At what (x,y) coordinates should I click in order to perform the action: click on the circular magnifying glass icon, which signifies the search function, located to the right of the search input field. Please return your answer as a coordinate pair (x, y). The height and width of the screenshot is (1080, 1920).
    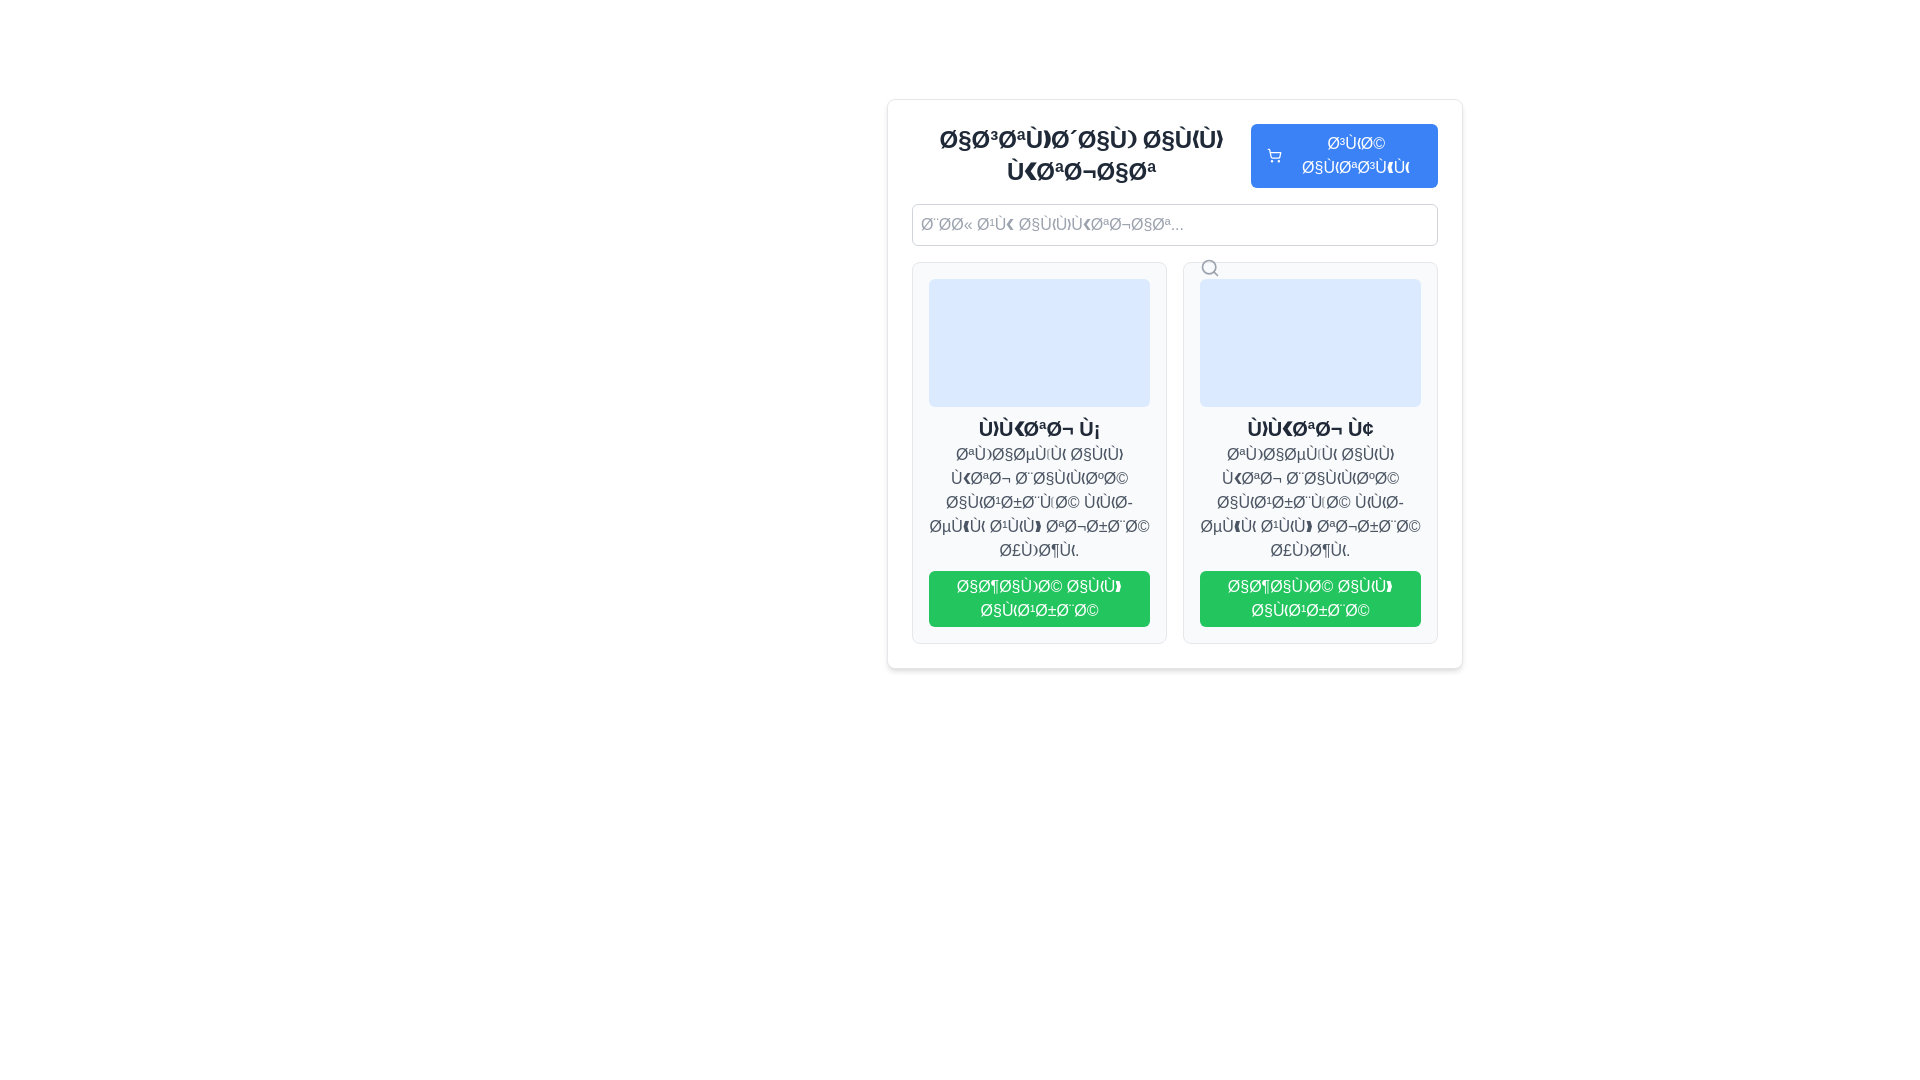
    Looking at the image, I should click on (1208, 266).